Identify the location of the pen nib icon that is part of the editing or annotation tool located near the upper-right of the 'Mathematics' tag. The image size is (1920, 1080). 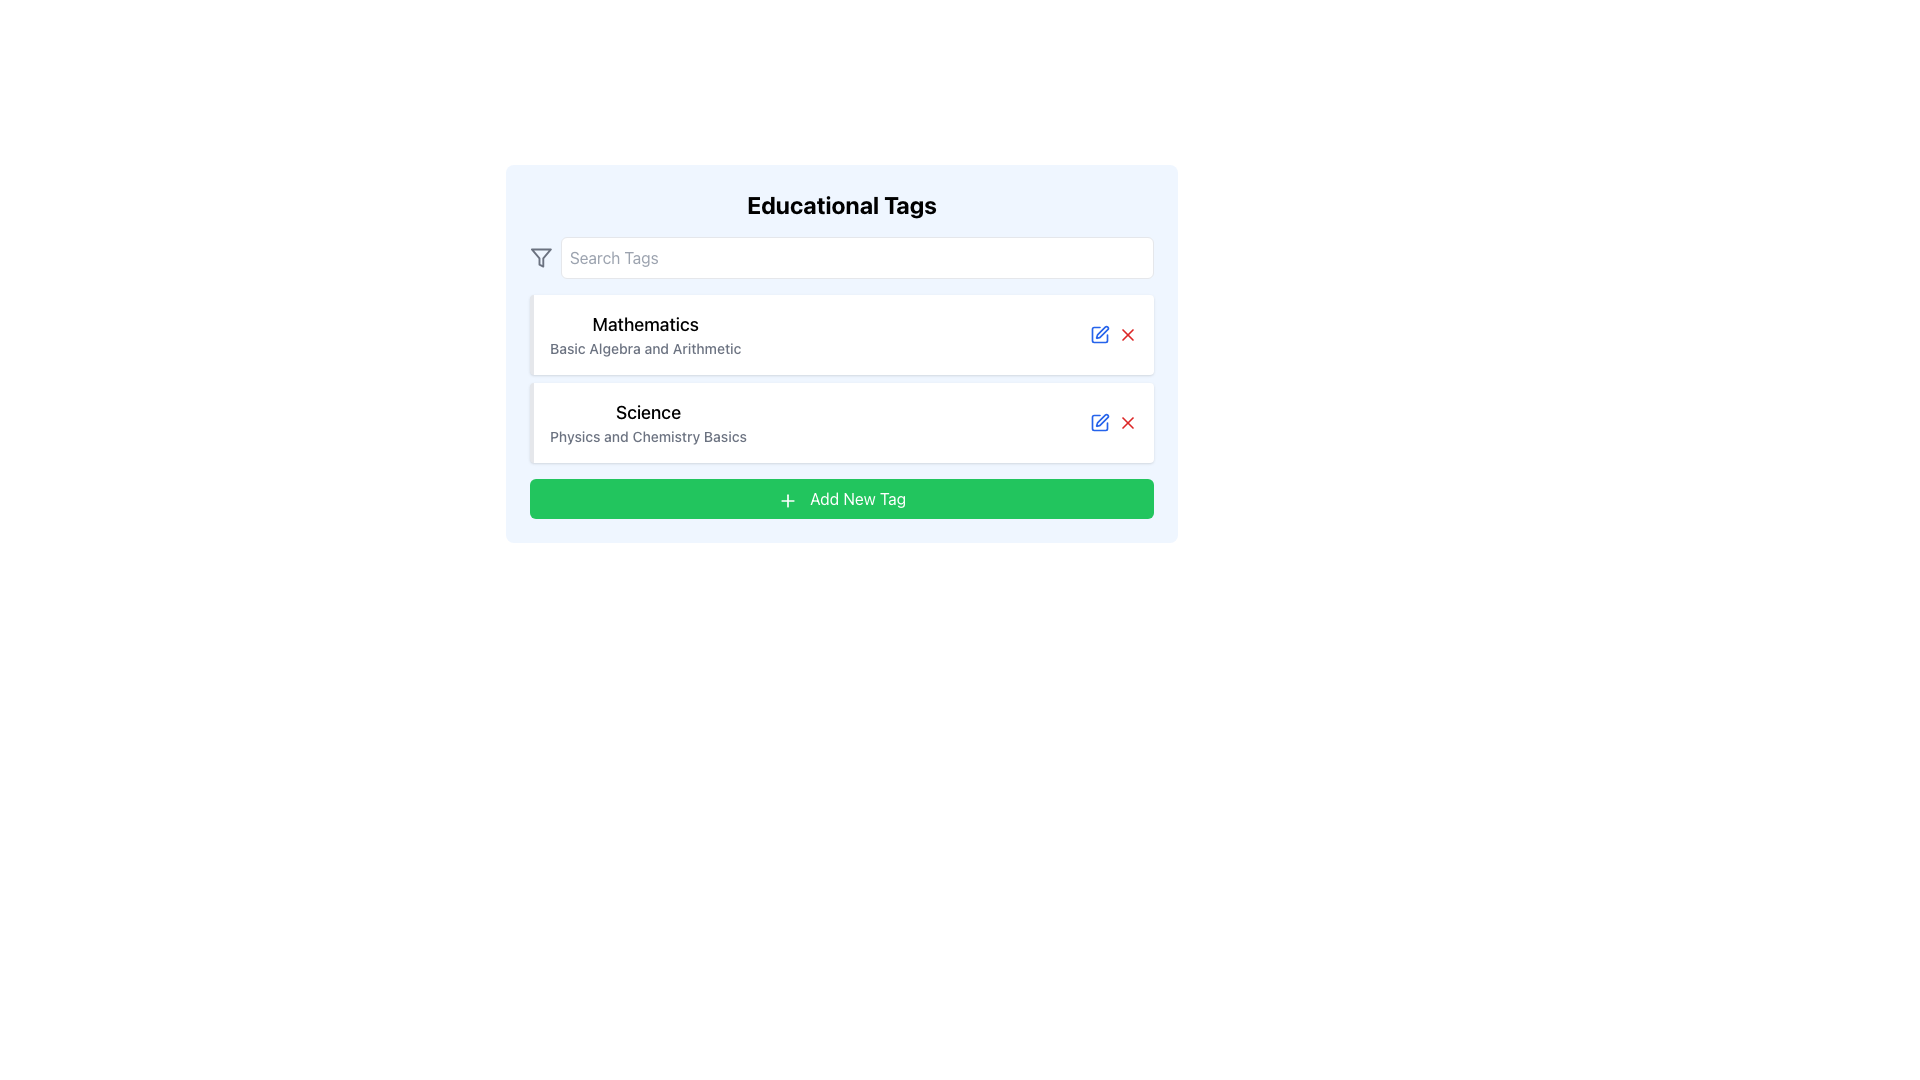
(1101, 331).